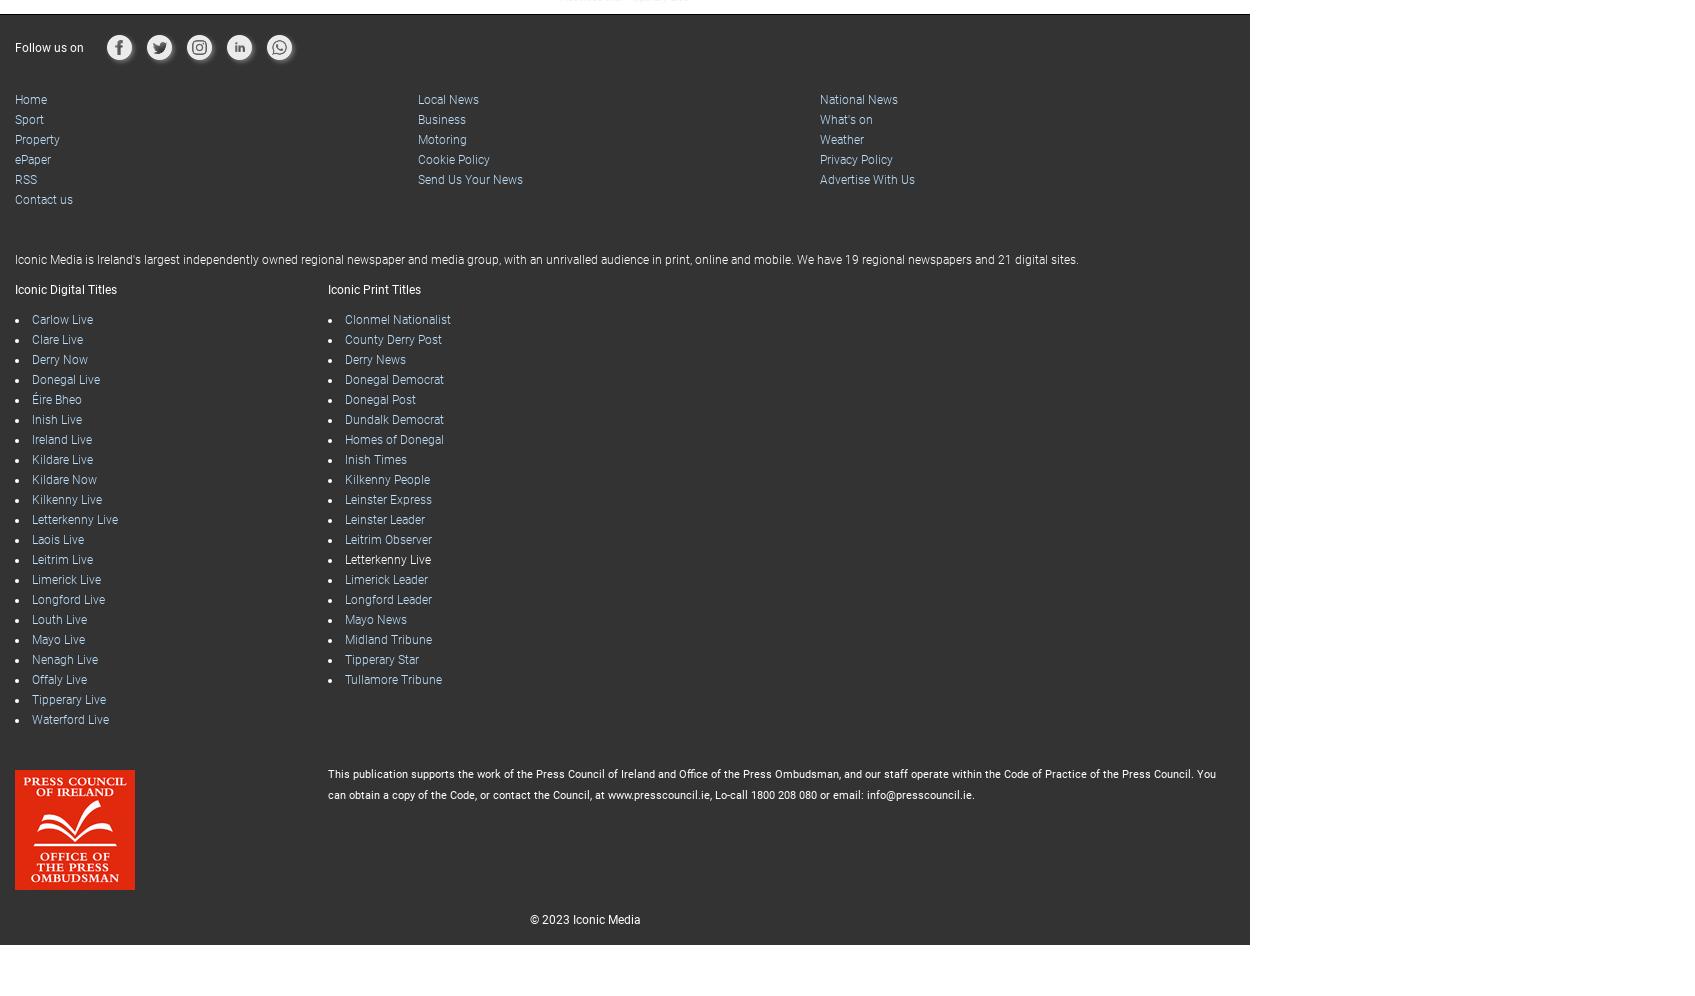 The height and width of the screenshot is (996, 1695). What do you see at coordinates (57, 340) in the screenshot?
I see `'Clare Live'` at bounding box center [57, 340].